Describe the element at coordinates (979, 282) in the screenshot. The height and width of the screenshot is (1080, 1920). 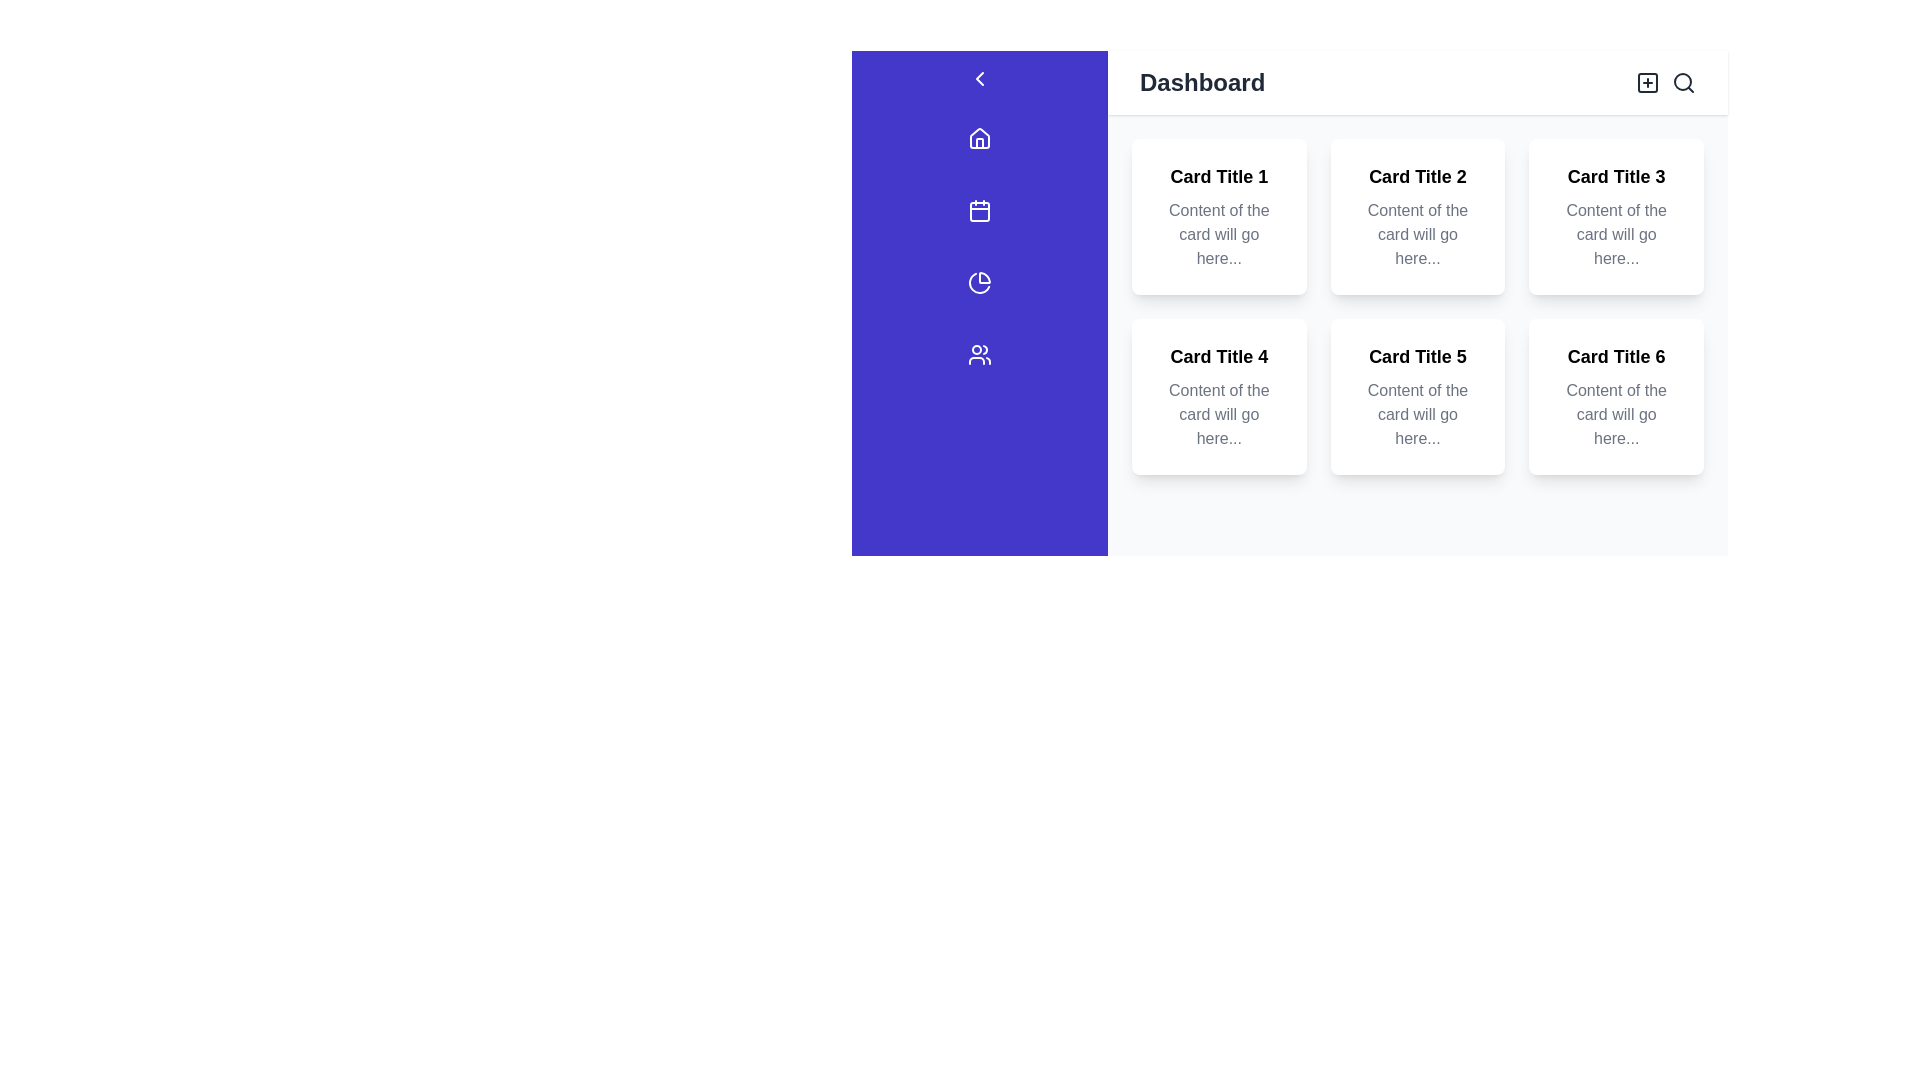
I see `the pie chart icon located in the vertical navigation bar on the left side of the interface` at that location.